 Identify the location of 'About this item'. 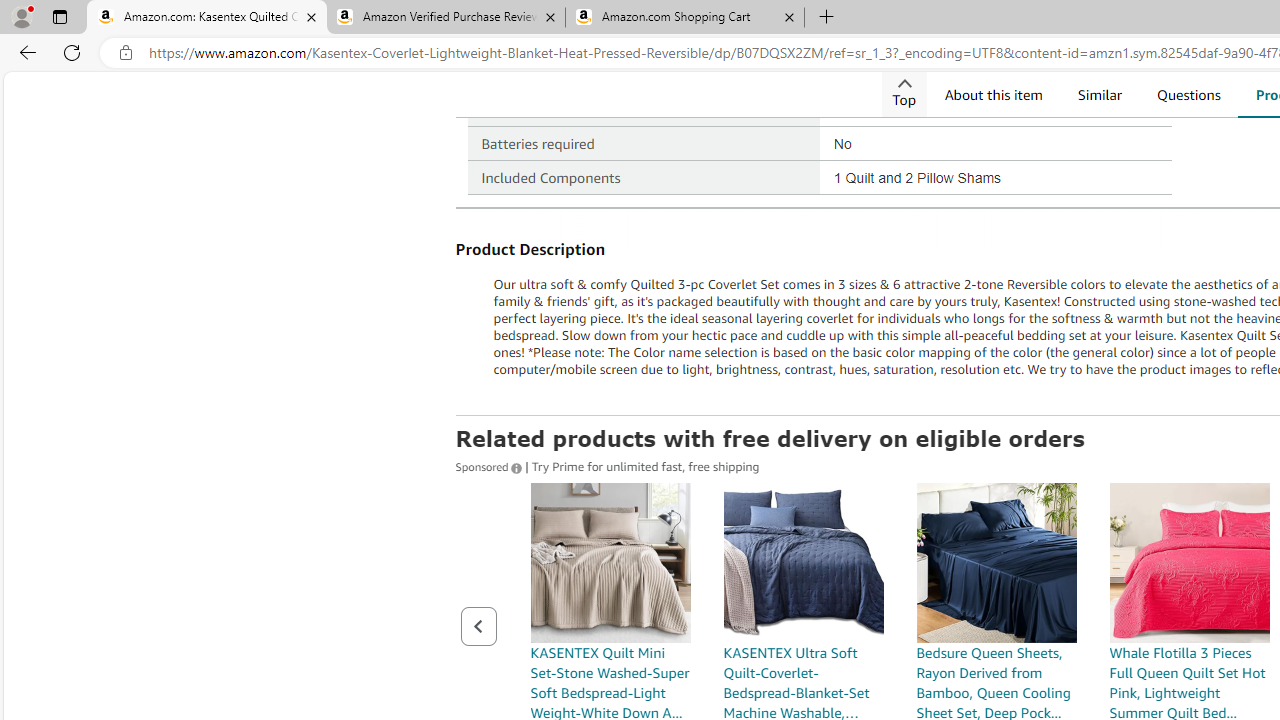
(992, 94).